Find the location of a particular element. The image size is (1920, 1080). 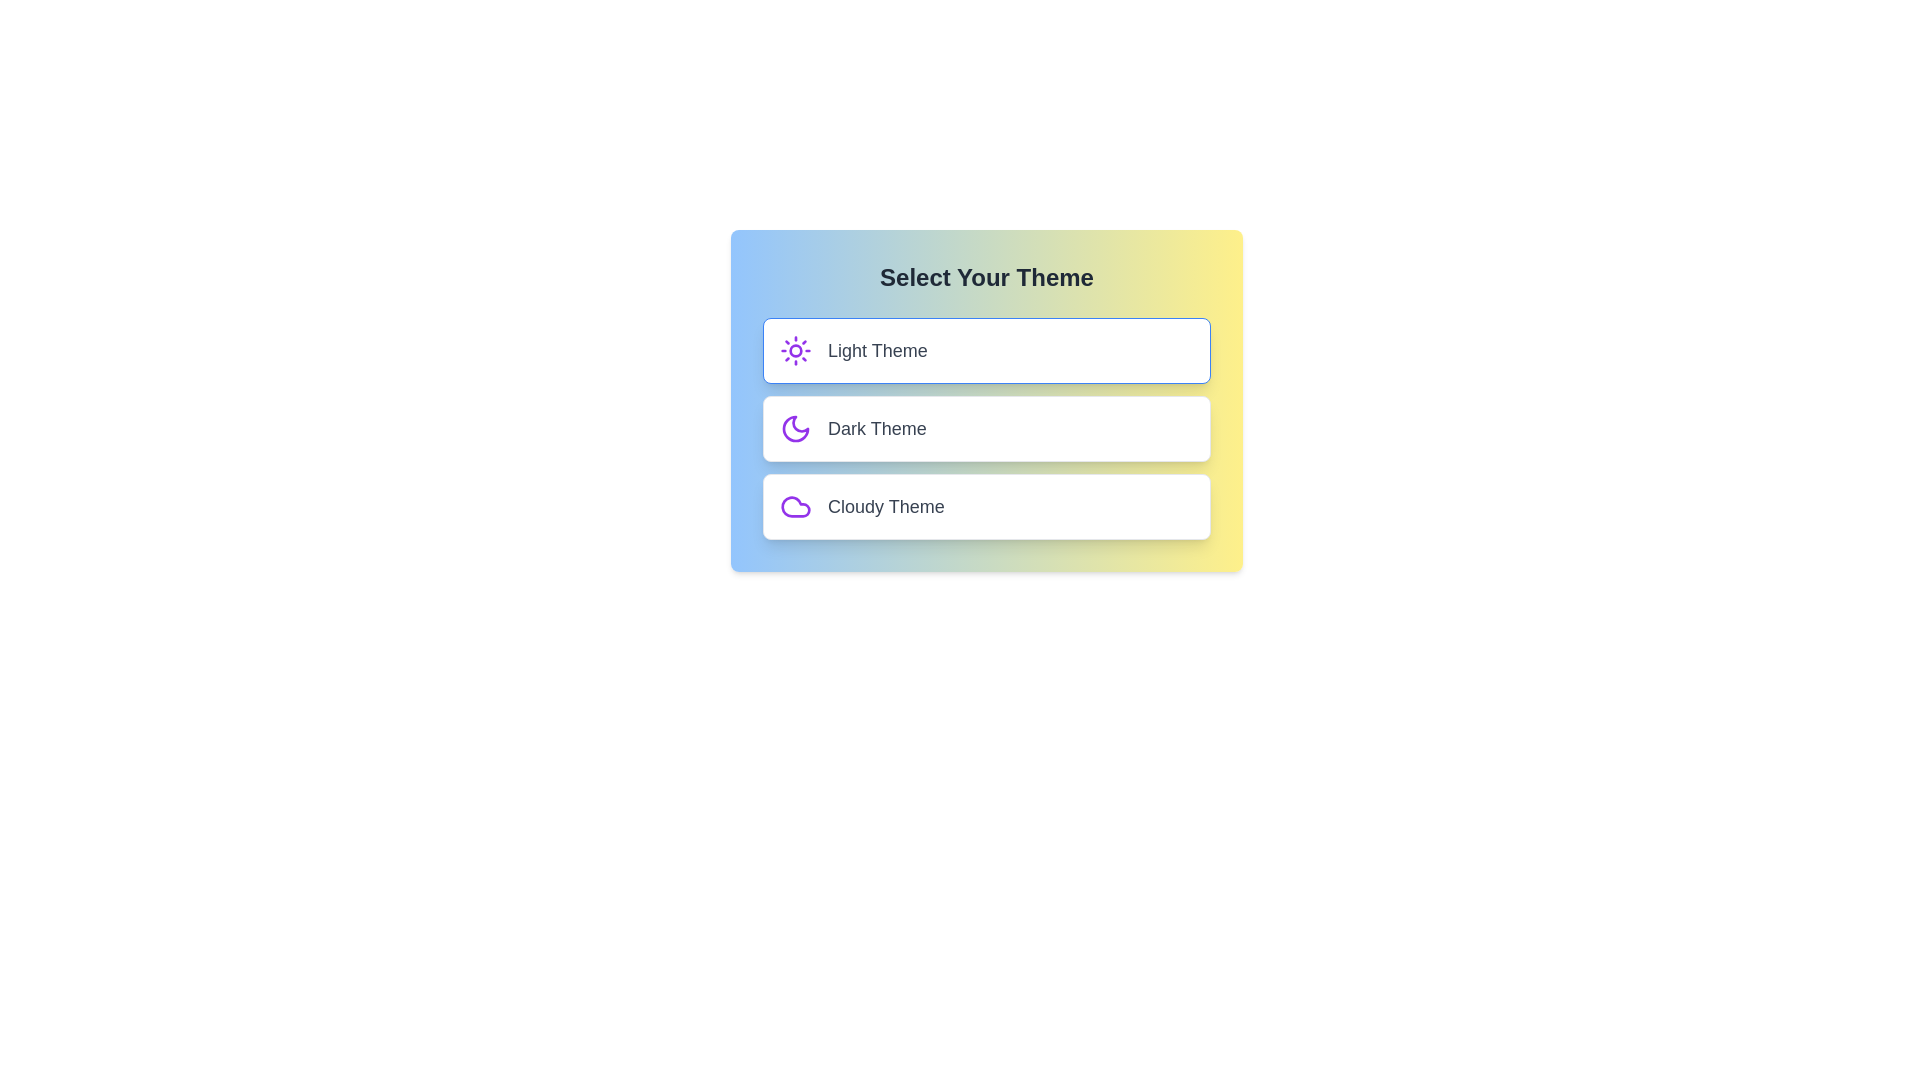

the 'Light Theme' icon, which is the first option in the theme selection list, visually representing the 'Light Theme' option is located at coordinates (795, 350).